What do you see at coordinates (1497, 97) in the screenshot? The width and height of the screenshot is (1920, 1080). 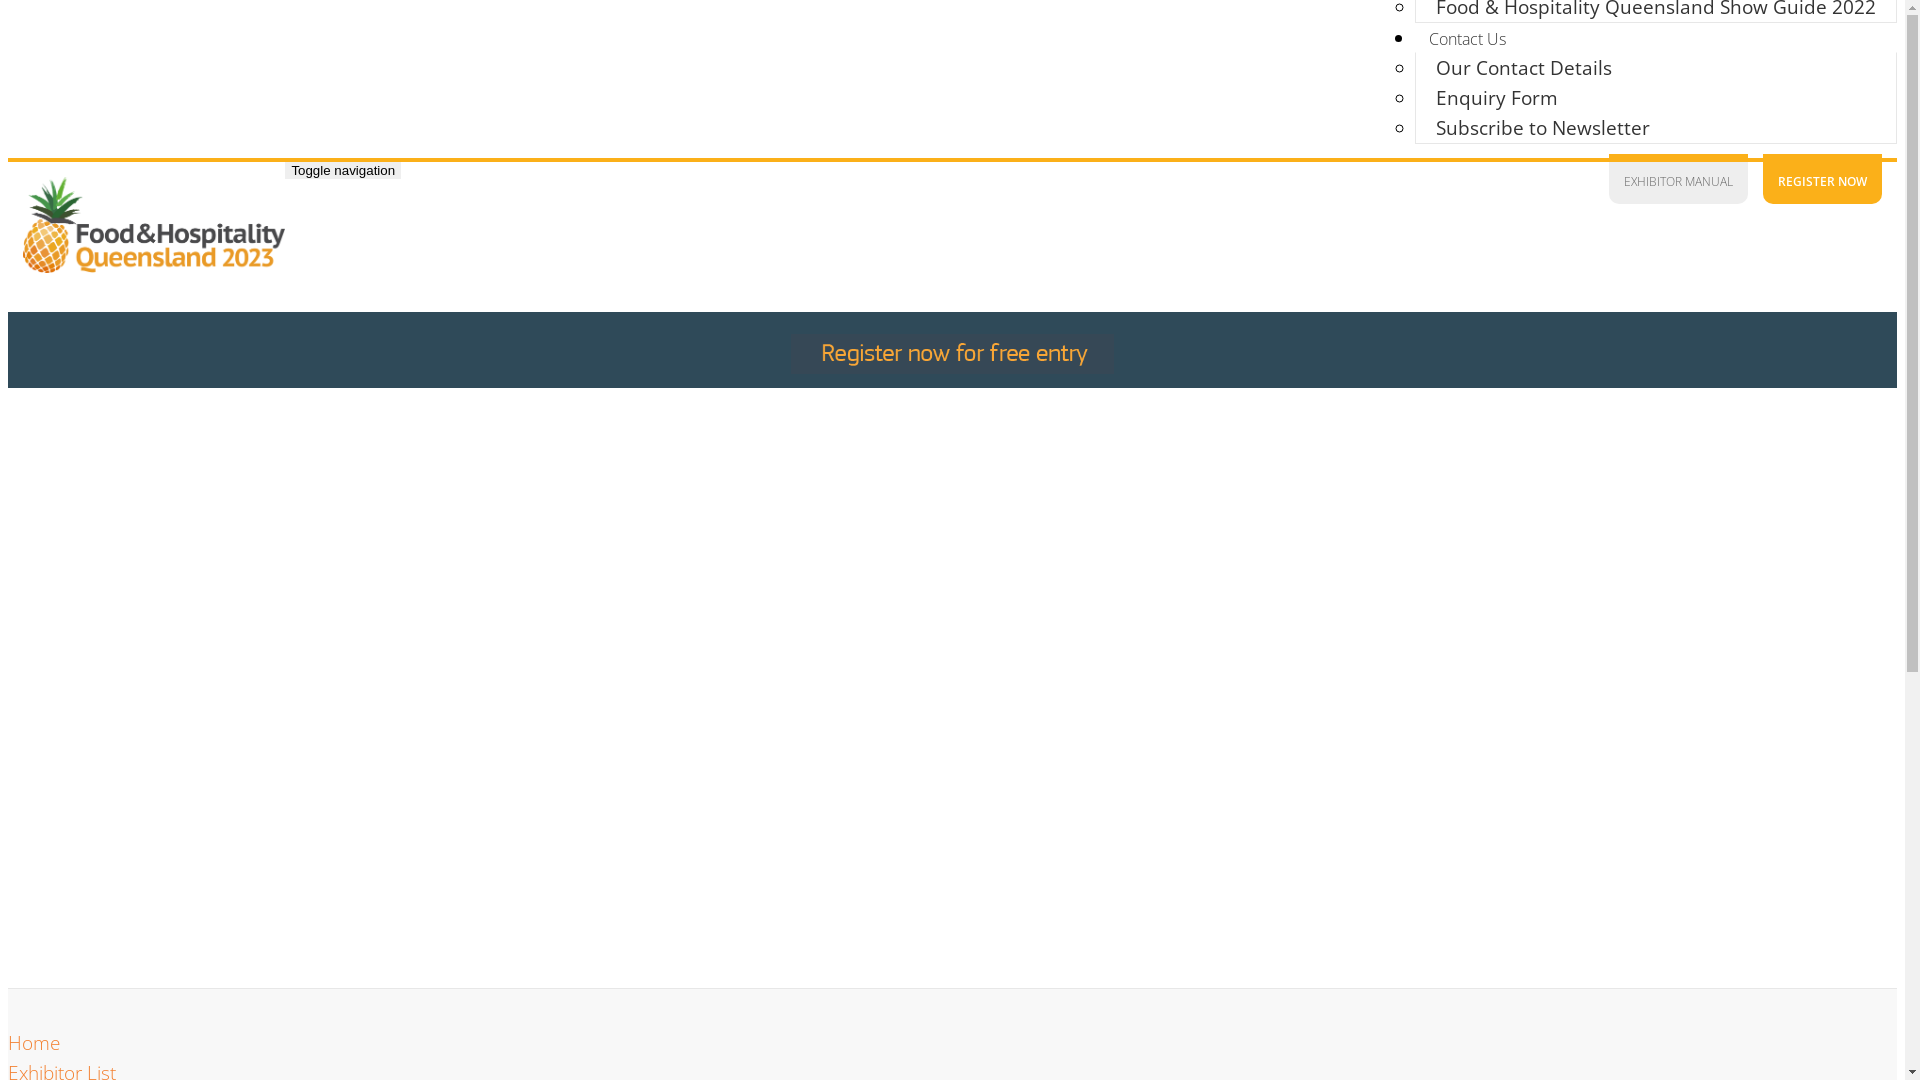 I see `'Enquiry Form'` at bounding box center [1497, 97].